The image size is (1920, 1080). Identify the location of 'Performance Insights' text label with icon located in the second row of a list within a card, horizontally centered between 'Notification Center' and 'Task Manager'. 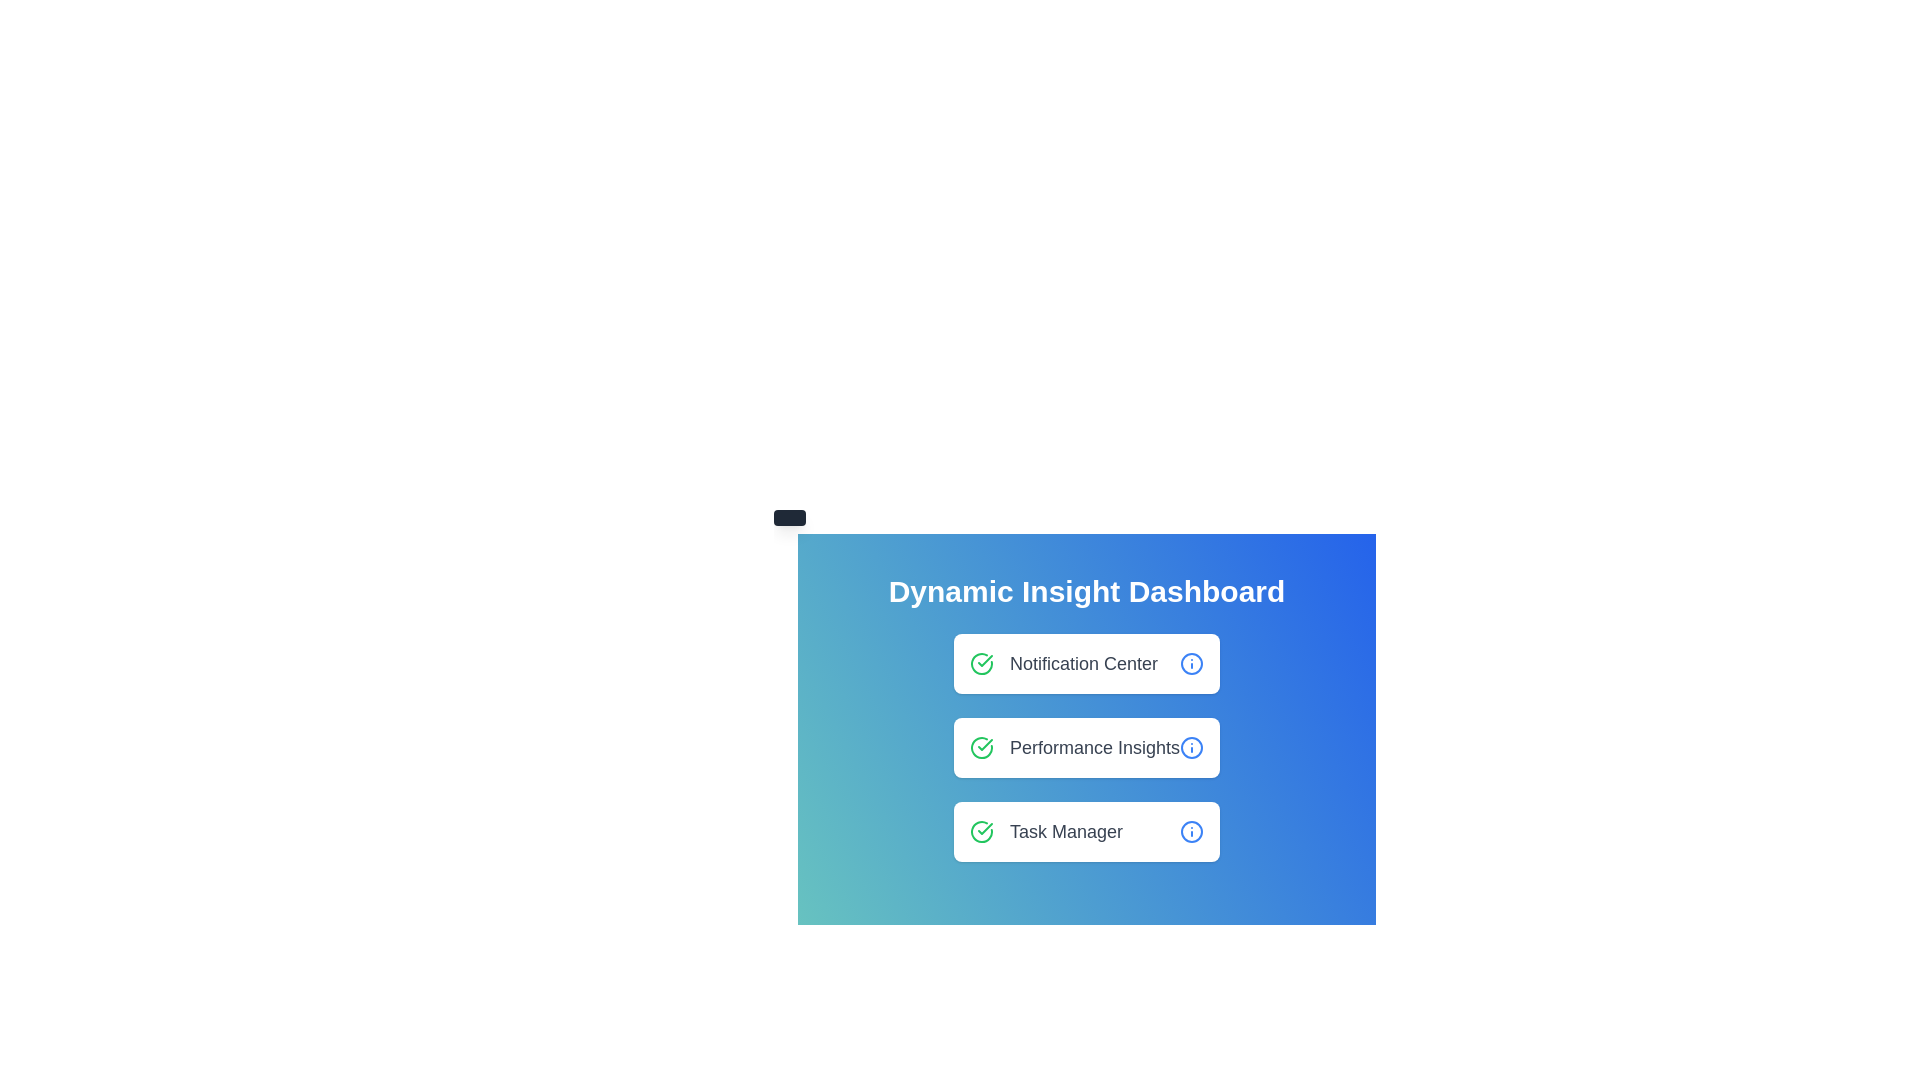
(1074, 748).